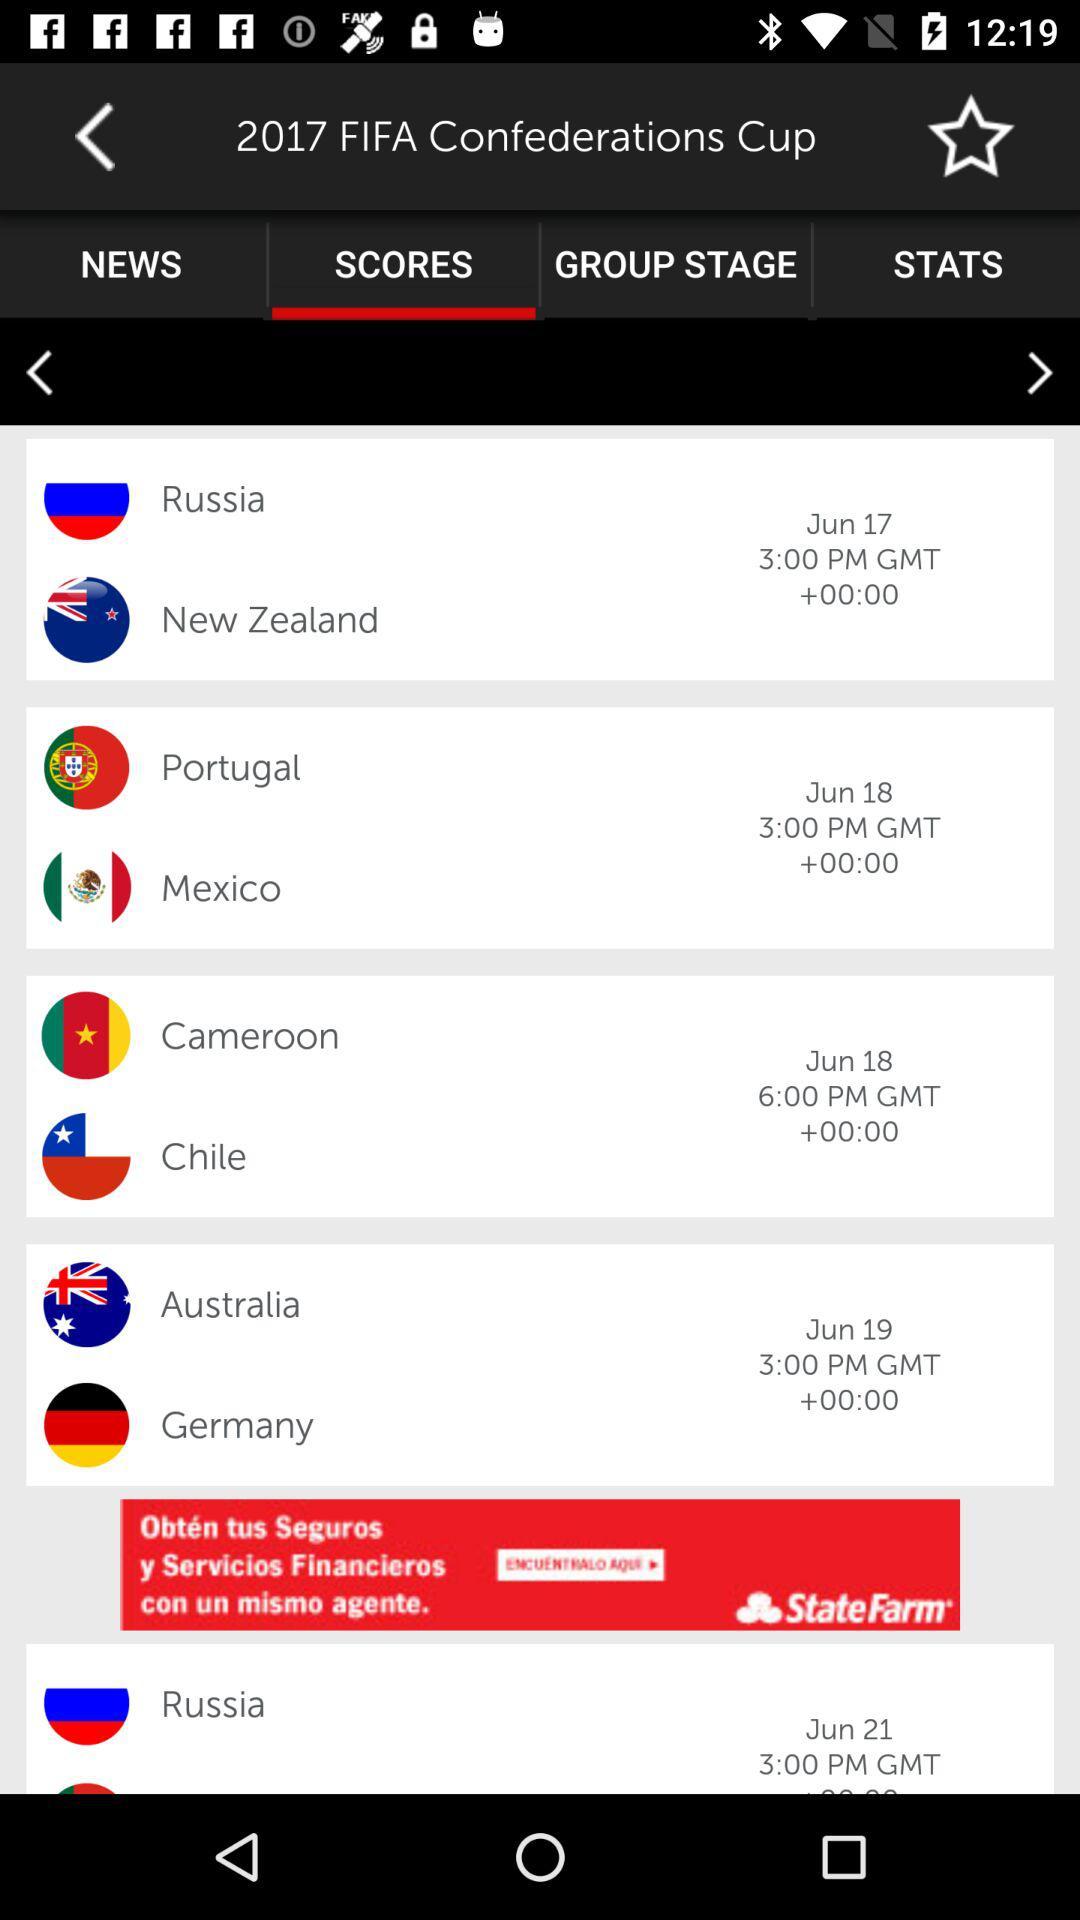 This screenshot has height=1920, width=1080. Describe the element at coordinates (1039, 372) in the screenshot. I see `symbol below stats` at that location.